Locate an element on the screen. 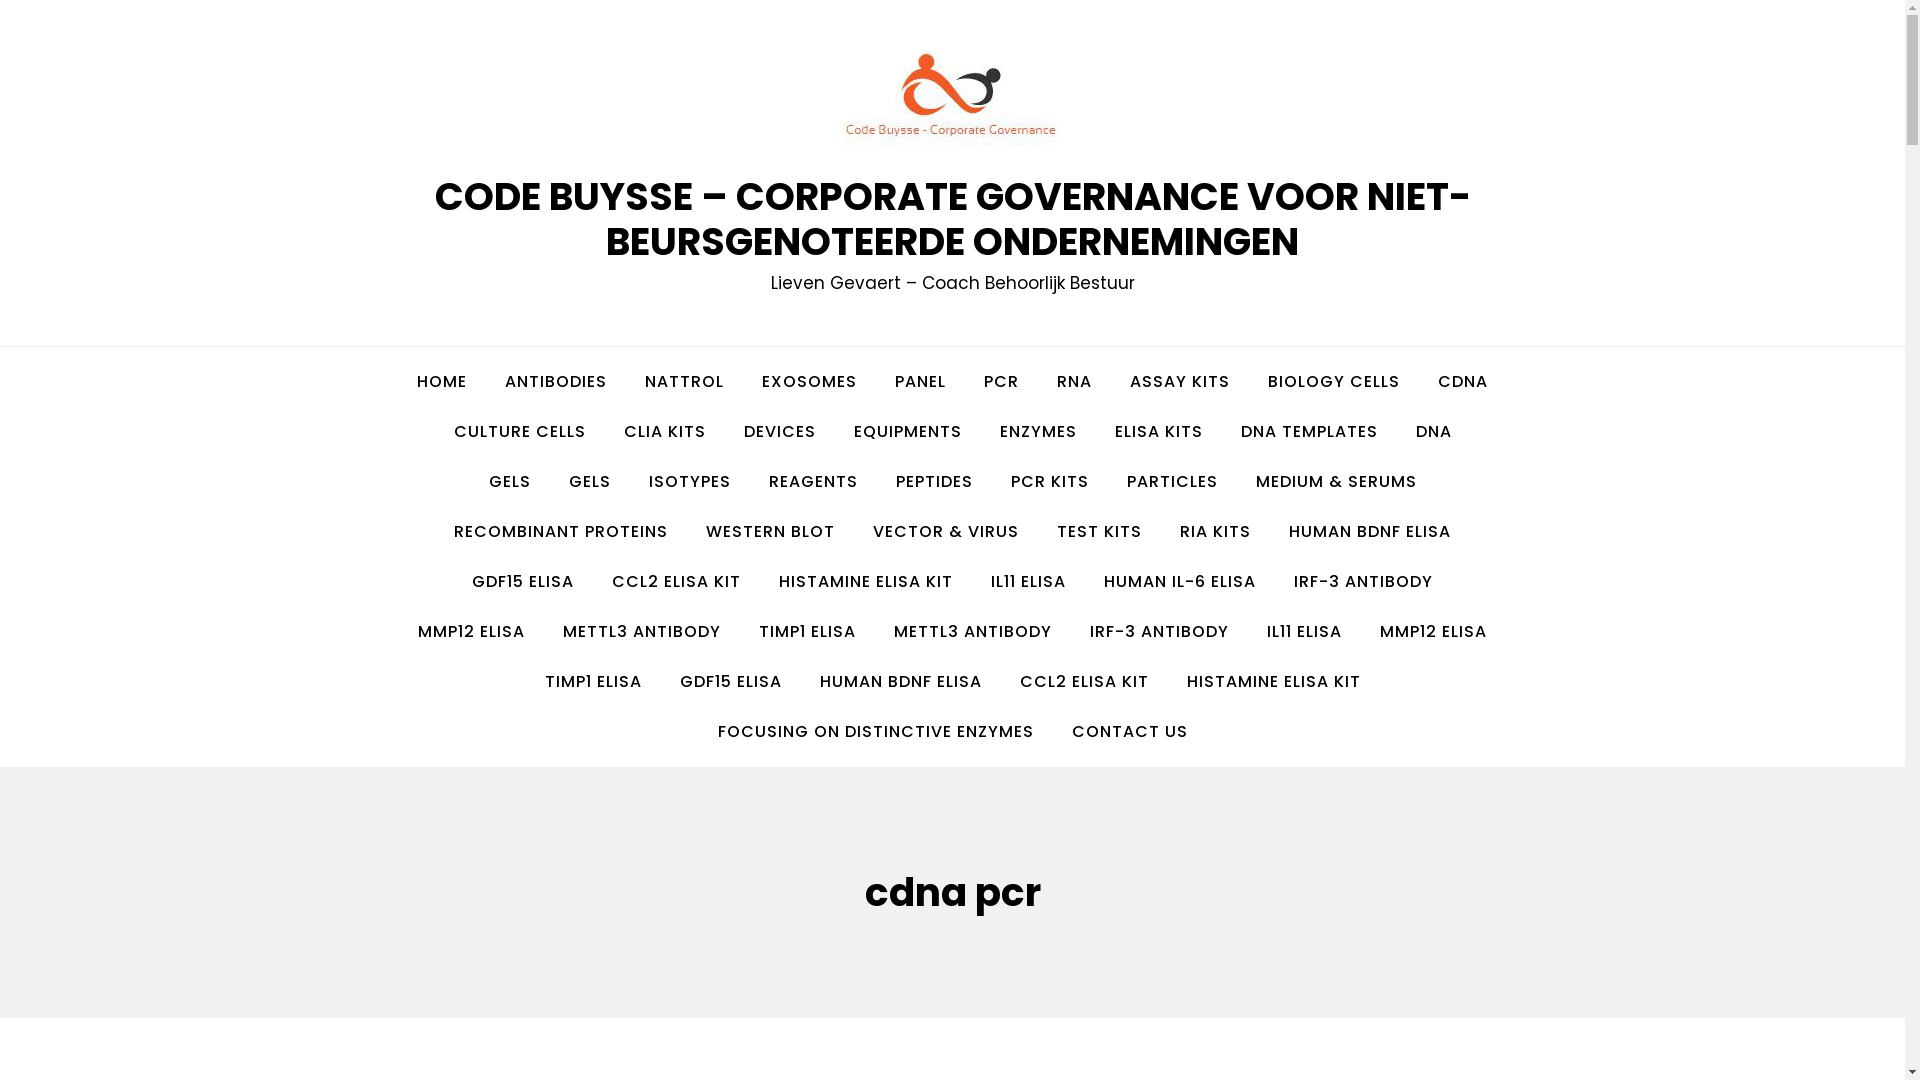 The width and height of the screenshot is (1920, 1080). 'CCL2 ELISA KIT' is located at coordinates (1082, 681).